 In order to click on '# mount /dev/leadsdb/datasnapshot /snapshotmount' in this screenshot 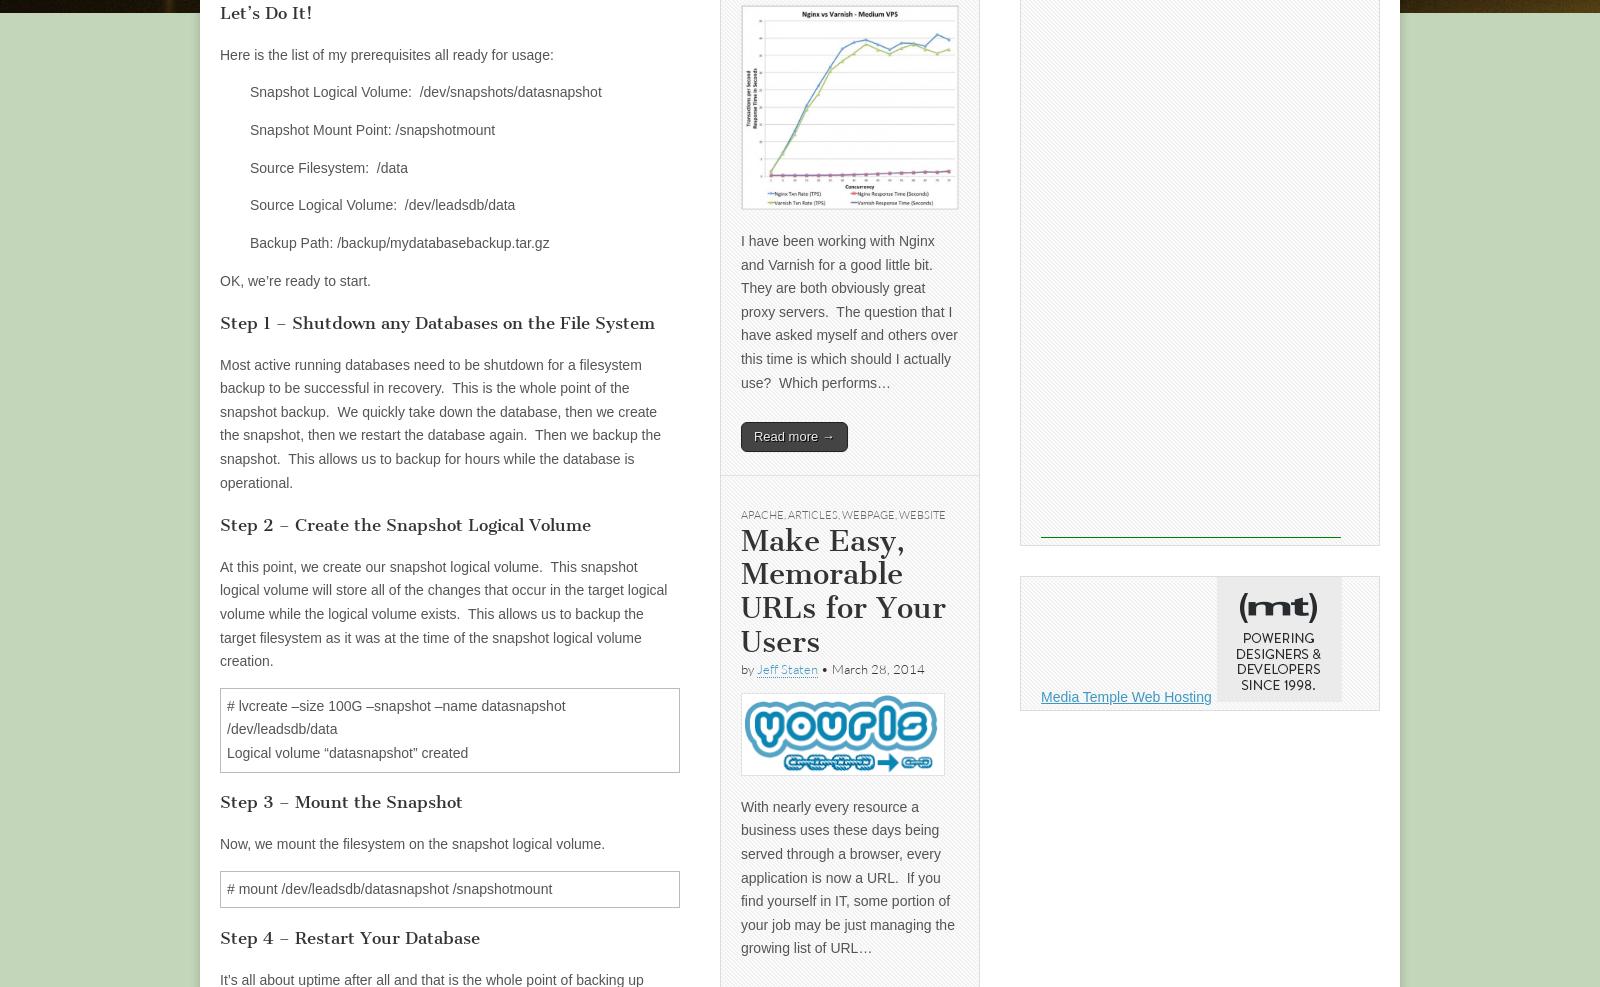, I will do `click(389, 887)`.